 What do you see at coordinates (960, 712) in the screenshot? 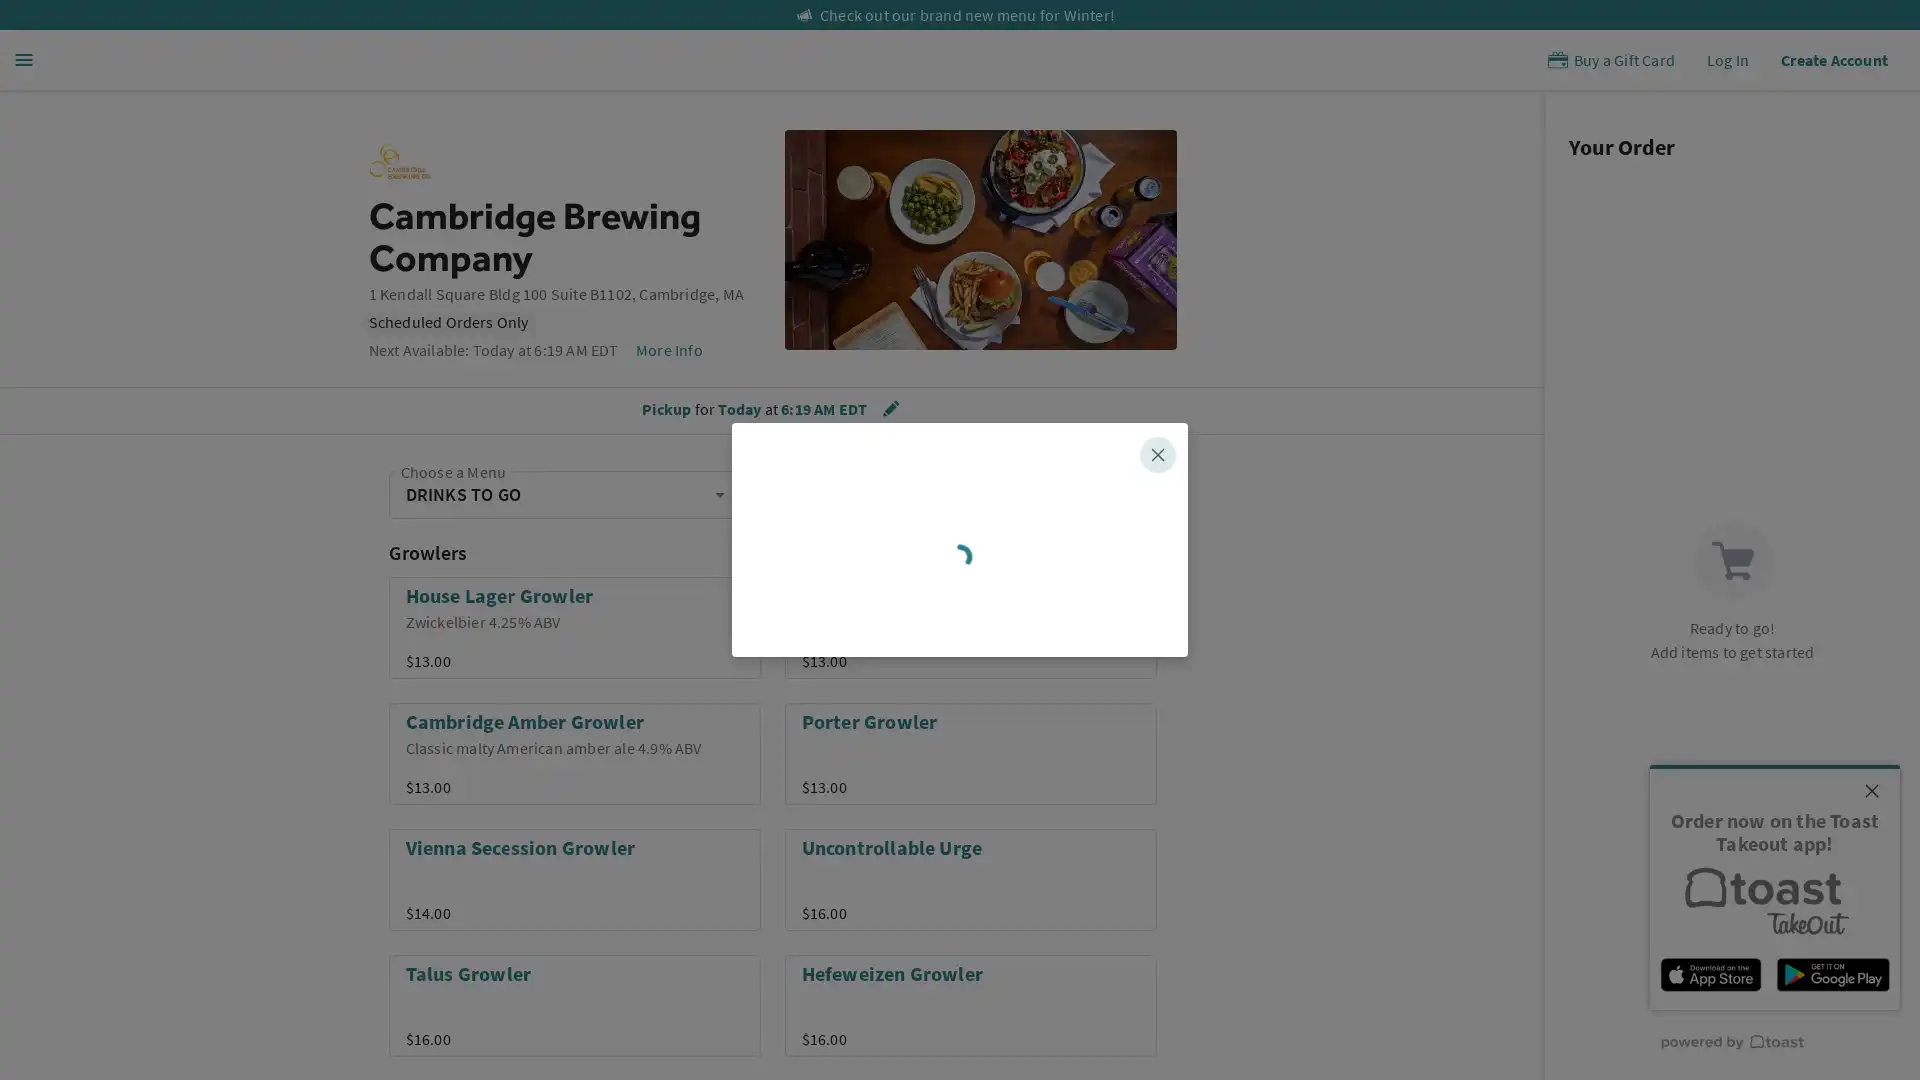
I see `Start Order` at bounding box center [960, 712].